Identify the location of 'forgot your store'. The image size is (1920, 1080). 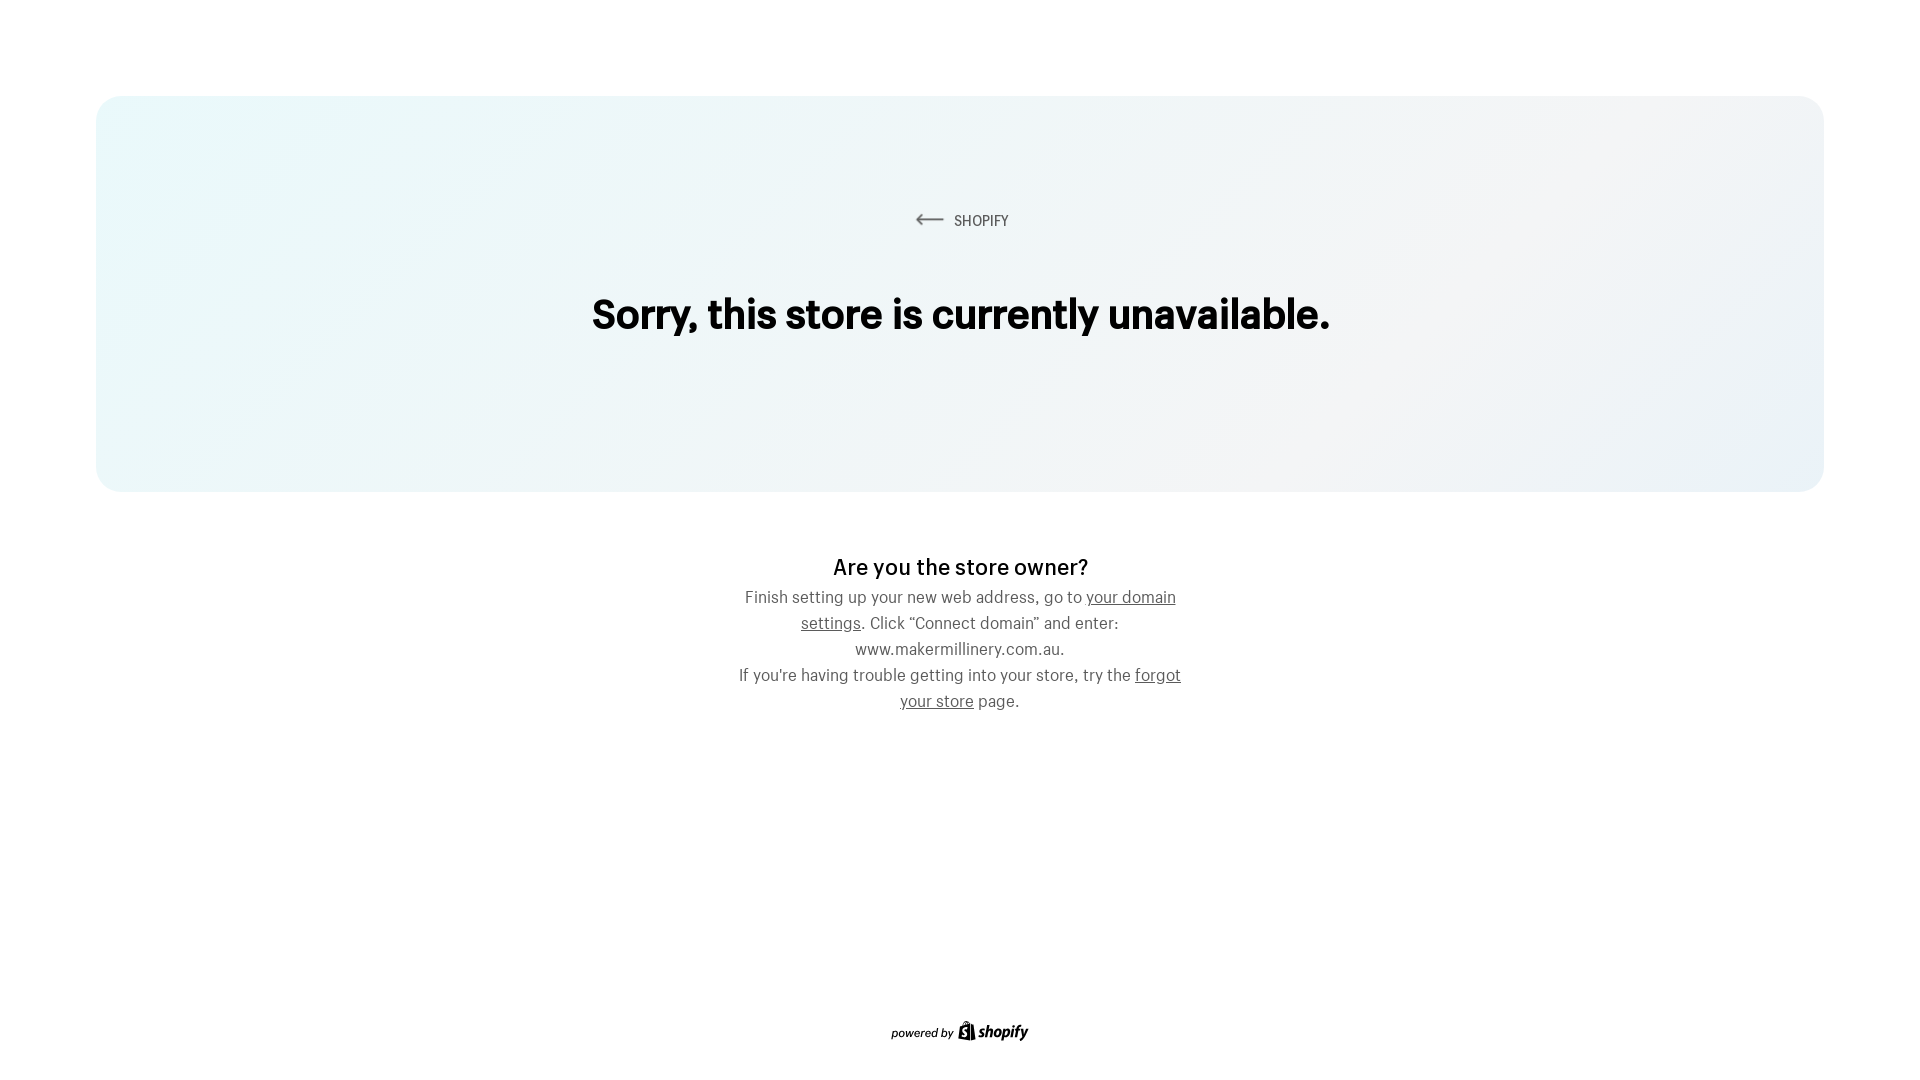
(1040, 684).